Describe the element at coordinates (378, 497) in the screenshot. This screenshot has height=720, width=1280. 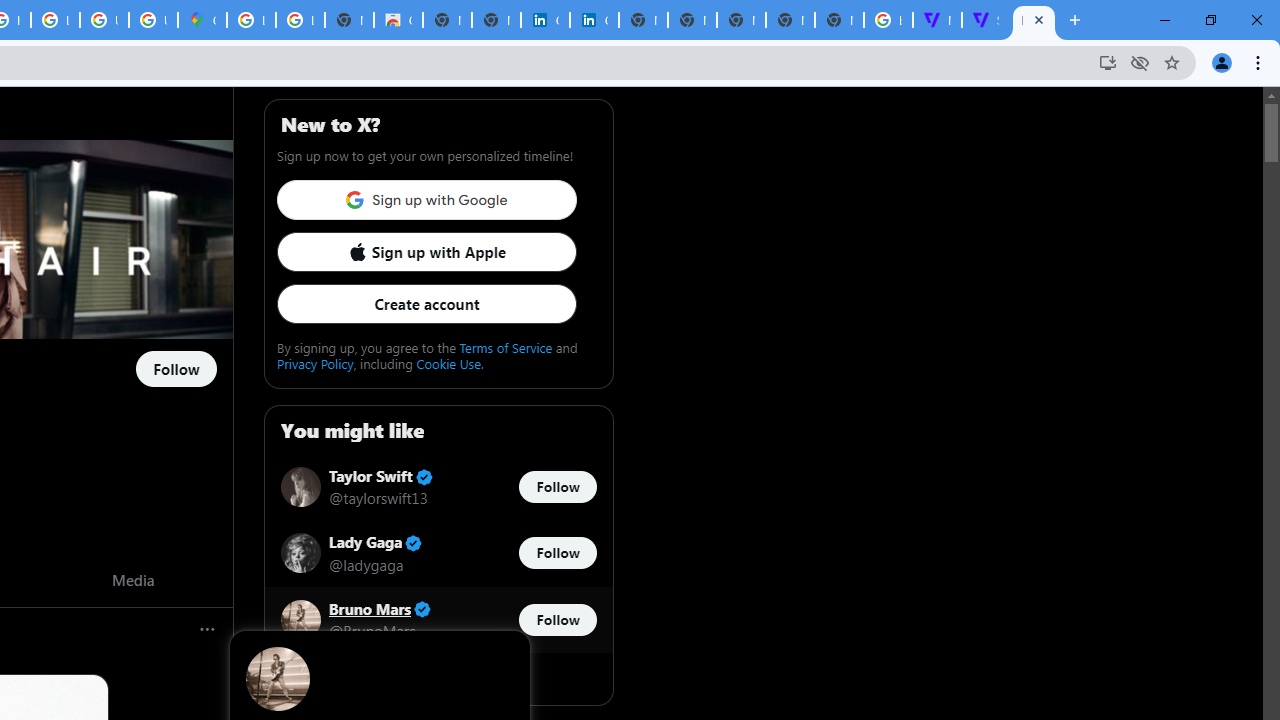
I see `'@taylorswift13'` at that location.